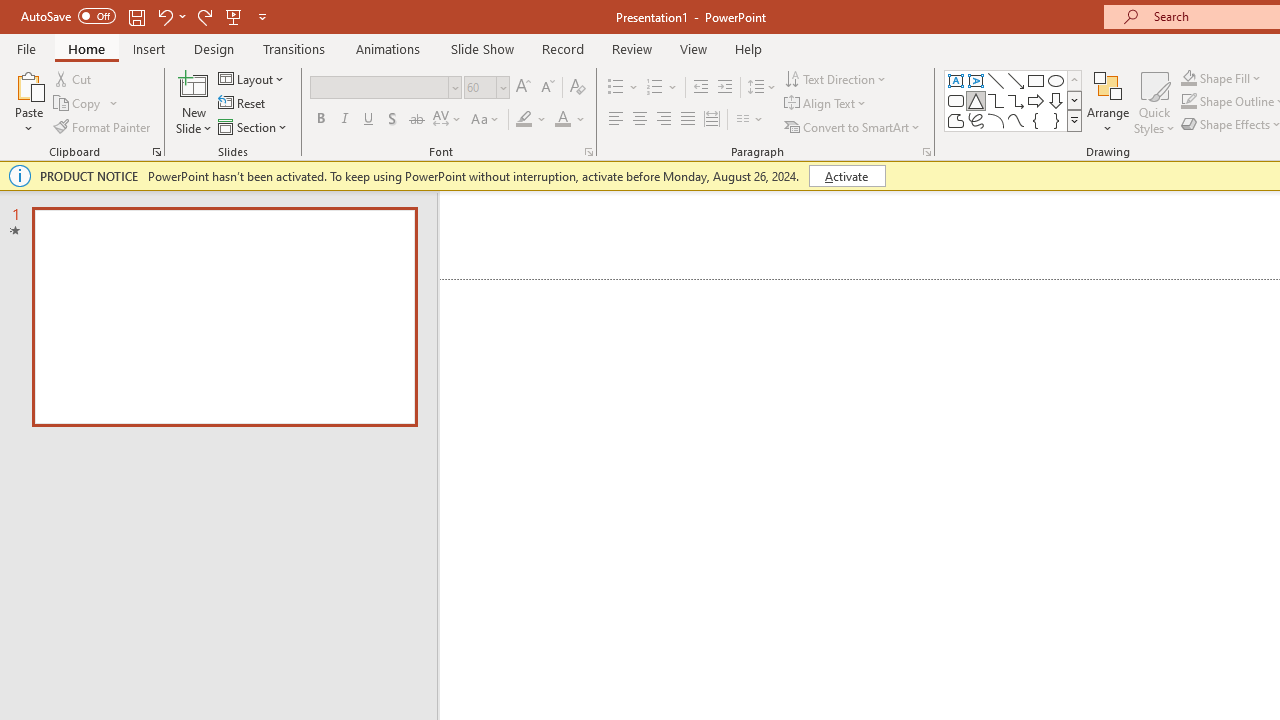 The height and width of the screenshot is (720, 1280). Describe the element at coordinates (486, 86) in the screenshot. I see `'Font Size'` at that location.